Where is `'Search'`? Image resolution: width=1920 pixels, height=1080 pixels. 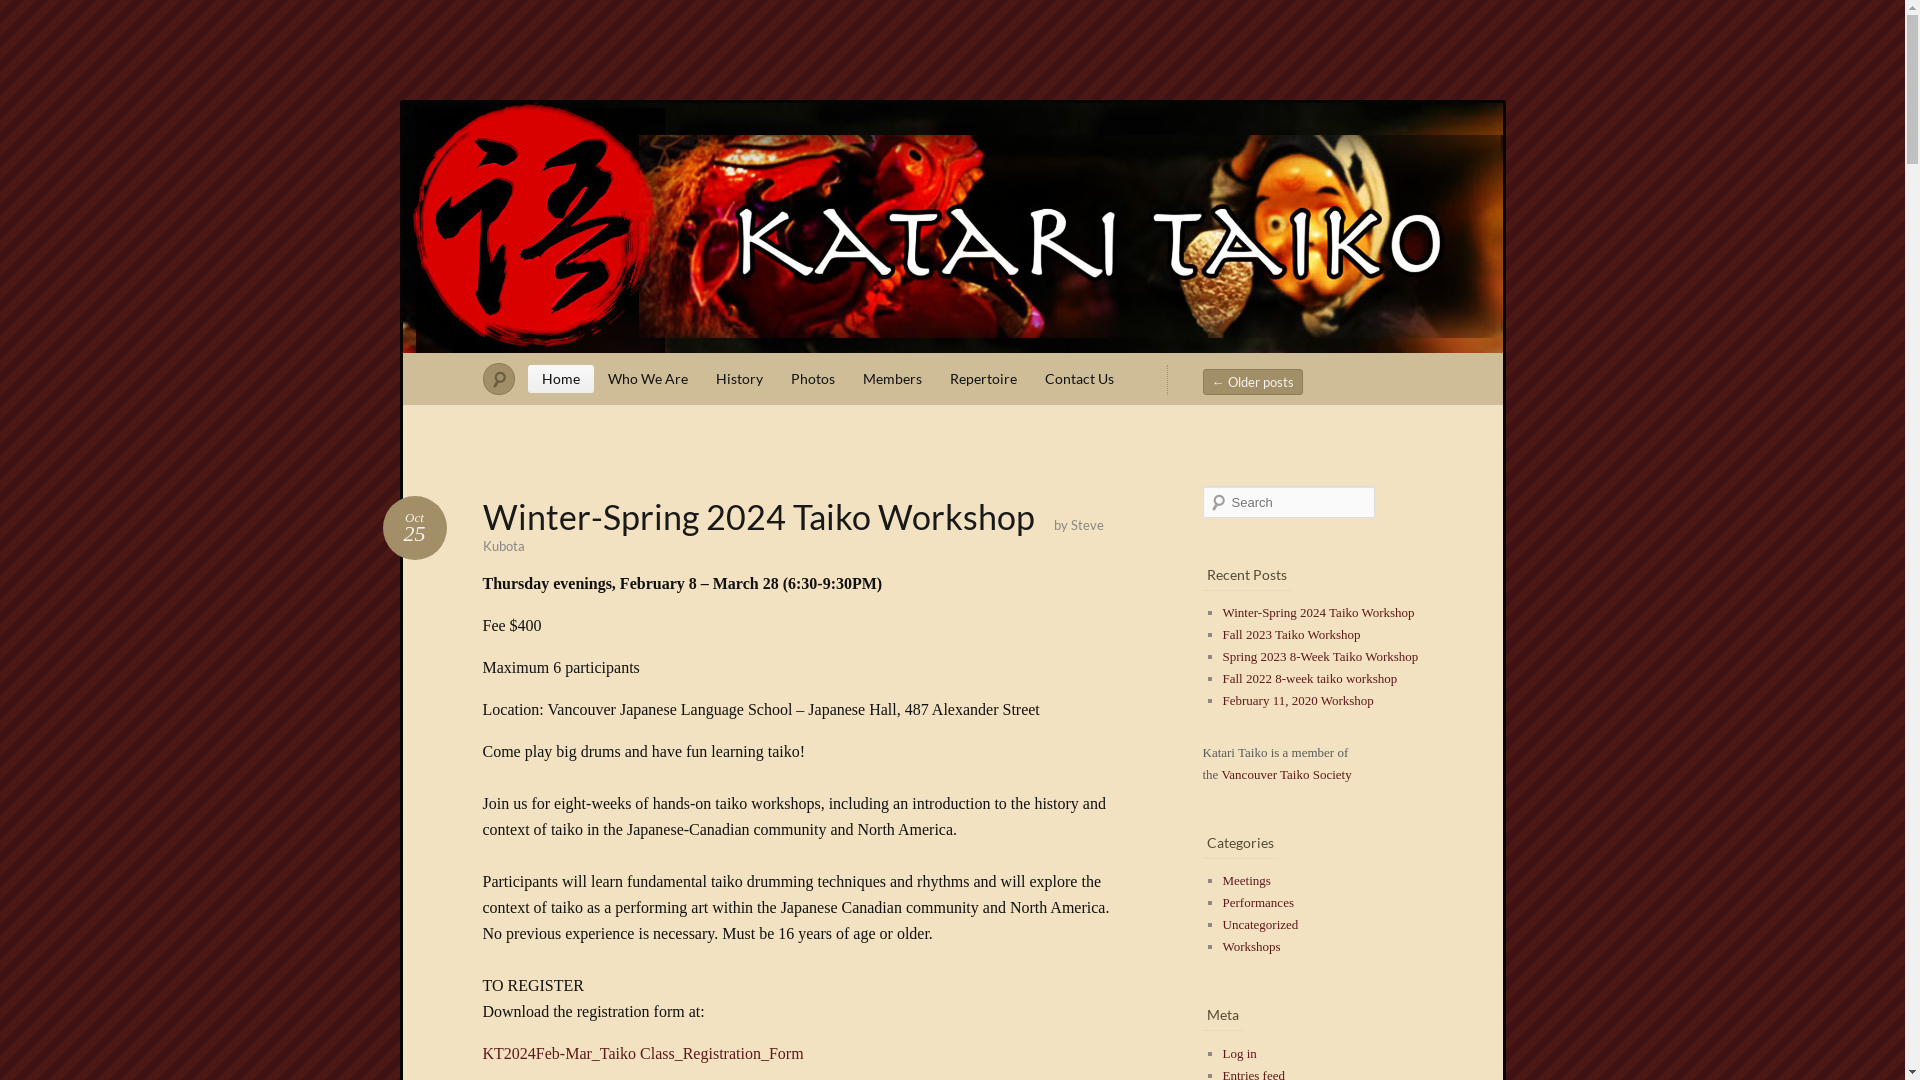 'Search' is located at coordinates (28, 10).